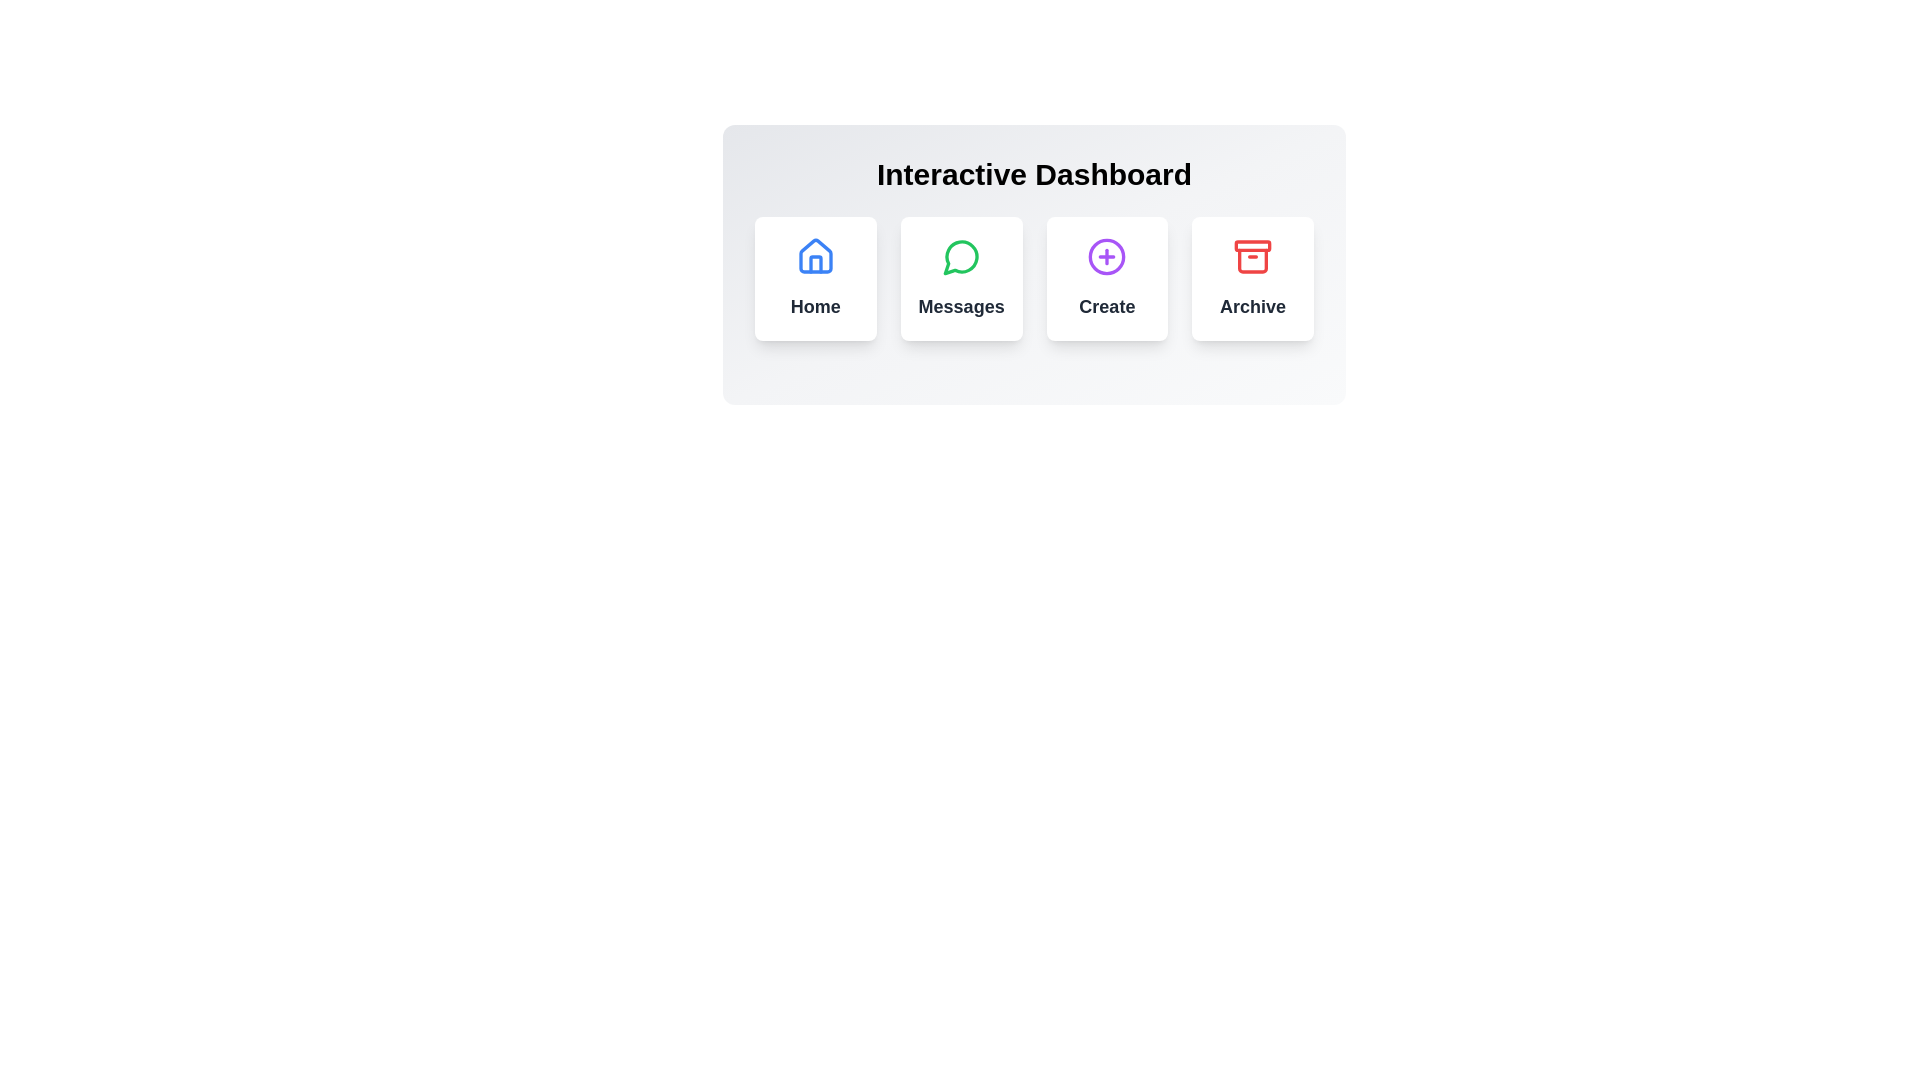 This screenshot has width=1920, height=1080. I want to click on the Text label that indicates the action of creating something, located in the third position from the left within a row of similar components, so click(1106, 307).